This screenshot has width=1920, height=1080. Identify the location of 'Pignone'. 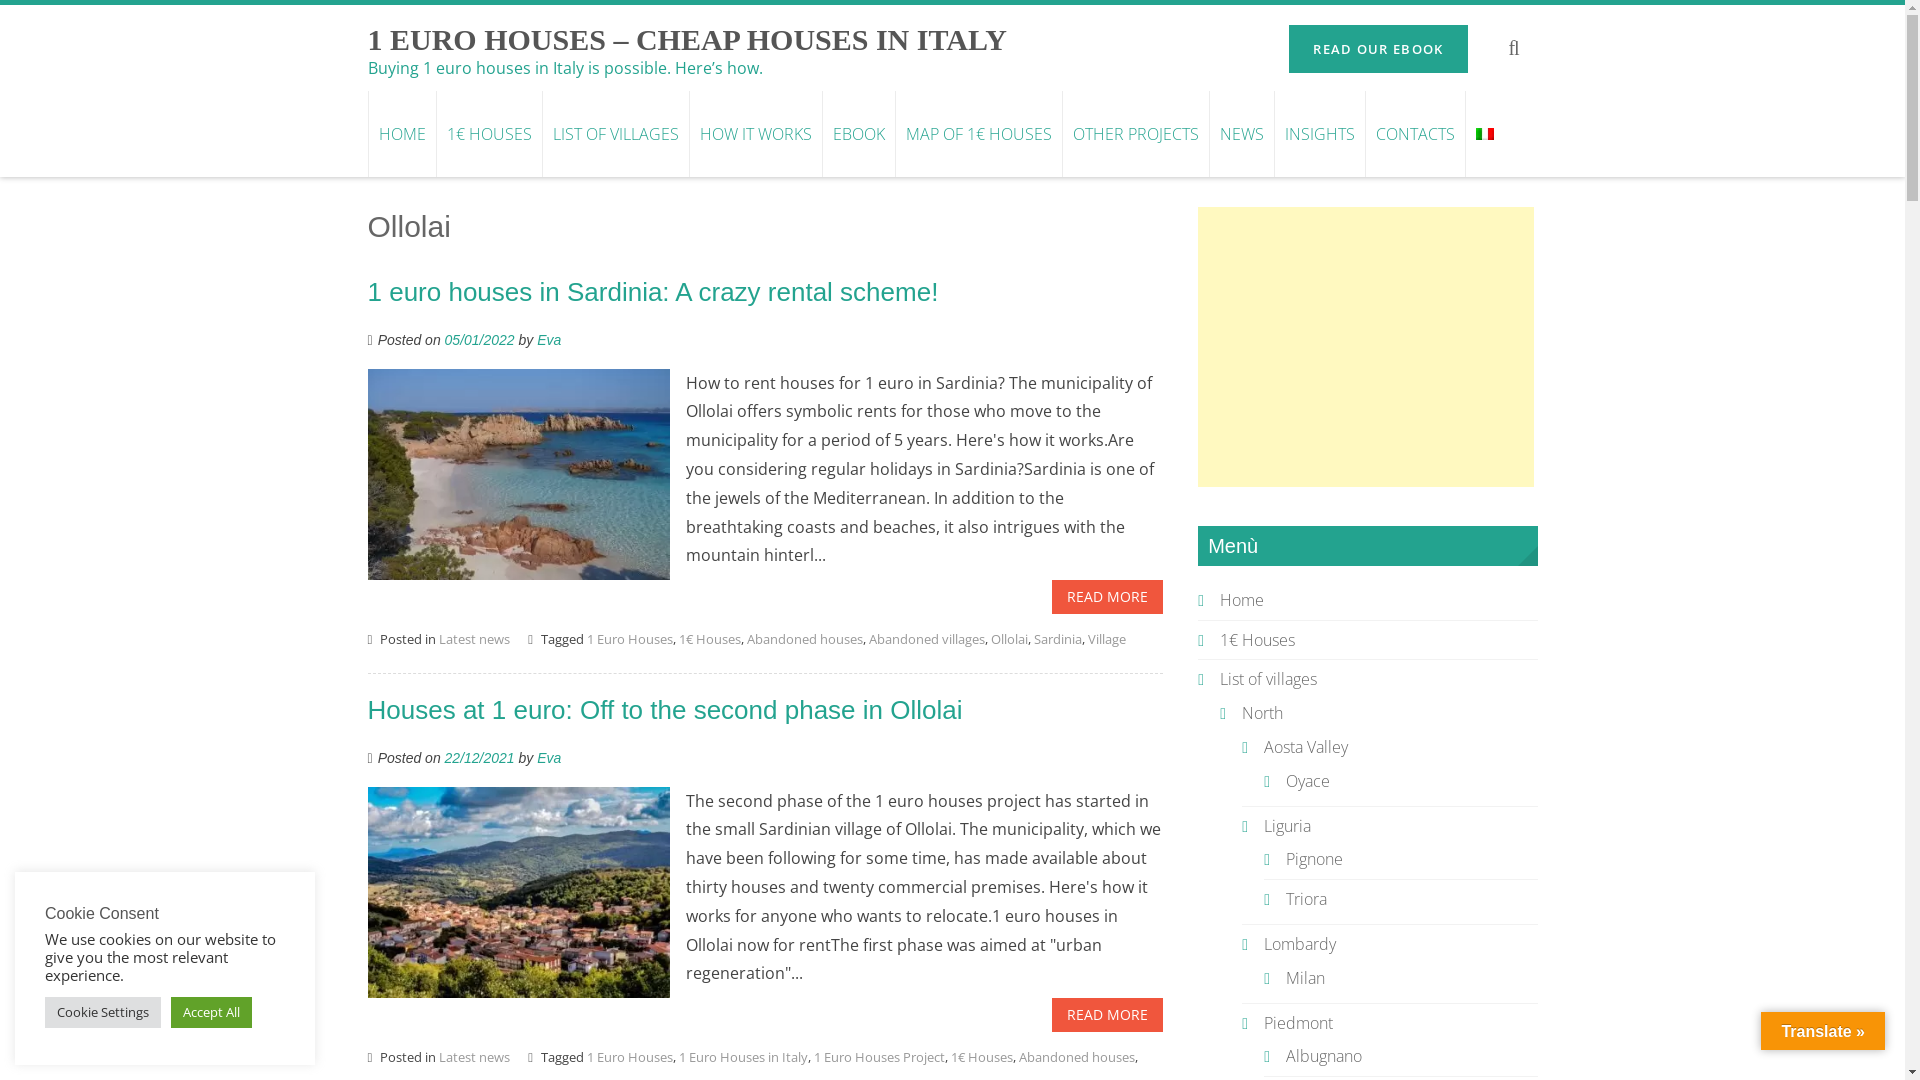
(1286, 858).